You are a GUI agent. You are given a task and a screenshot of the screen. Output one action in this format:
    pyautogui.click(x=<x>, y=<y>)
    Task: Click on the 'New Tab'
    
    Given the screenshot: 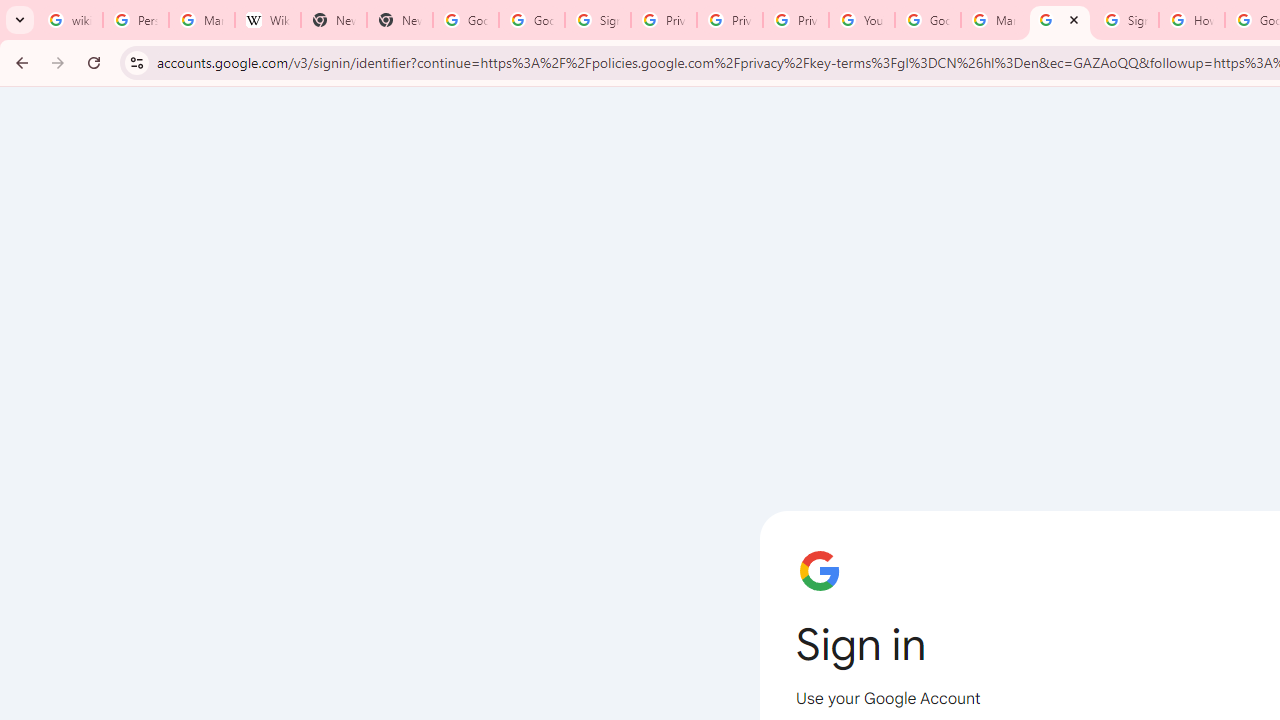 What is the action you would take?
    pyautogui.click(x=334, y=20)
    